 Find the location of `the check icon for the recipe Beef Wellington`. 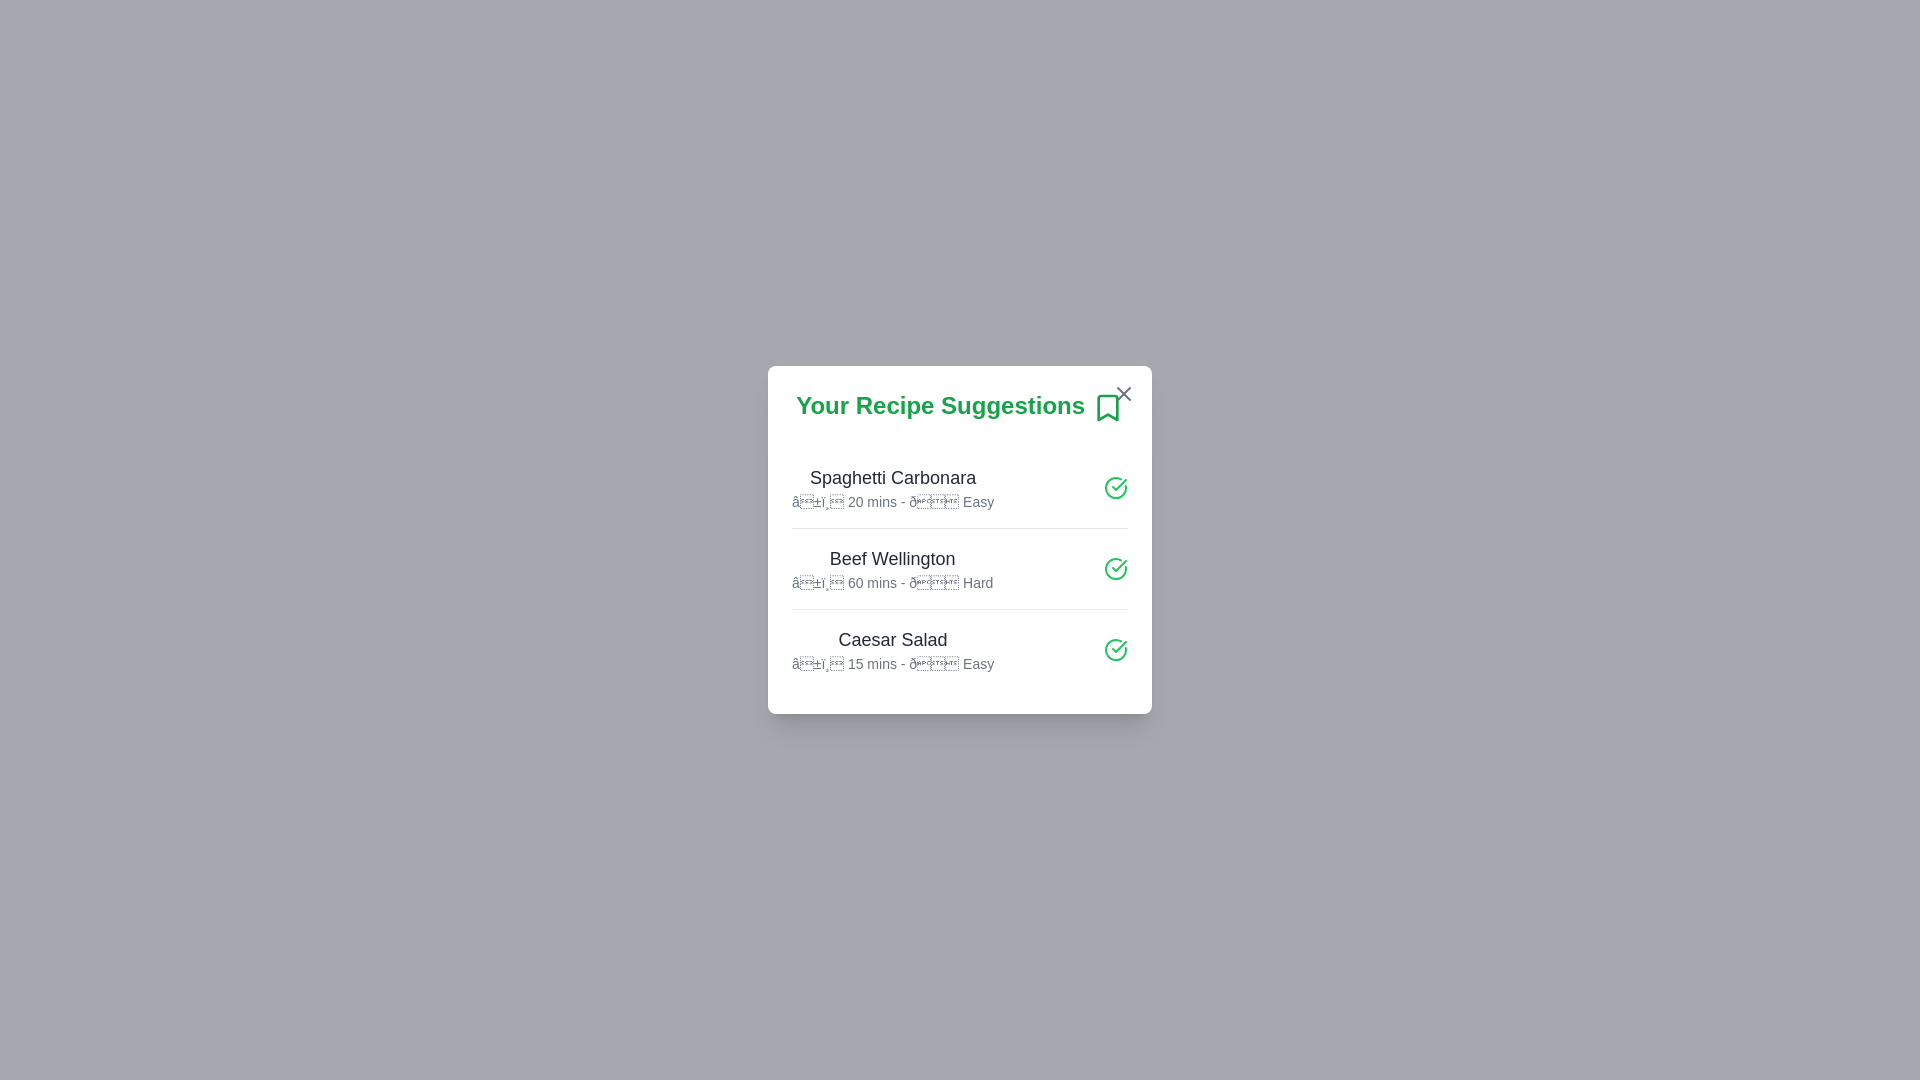

the check icon for the recipe Beef Wellington is located at coordinates (1115, 567).